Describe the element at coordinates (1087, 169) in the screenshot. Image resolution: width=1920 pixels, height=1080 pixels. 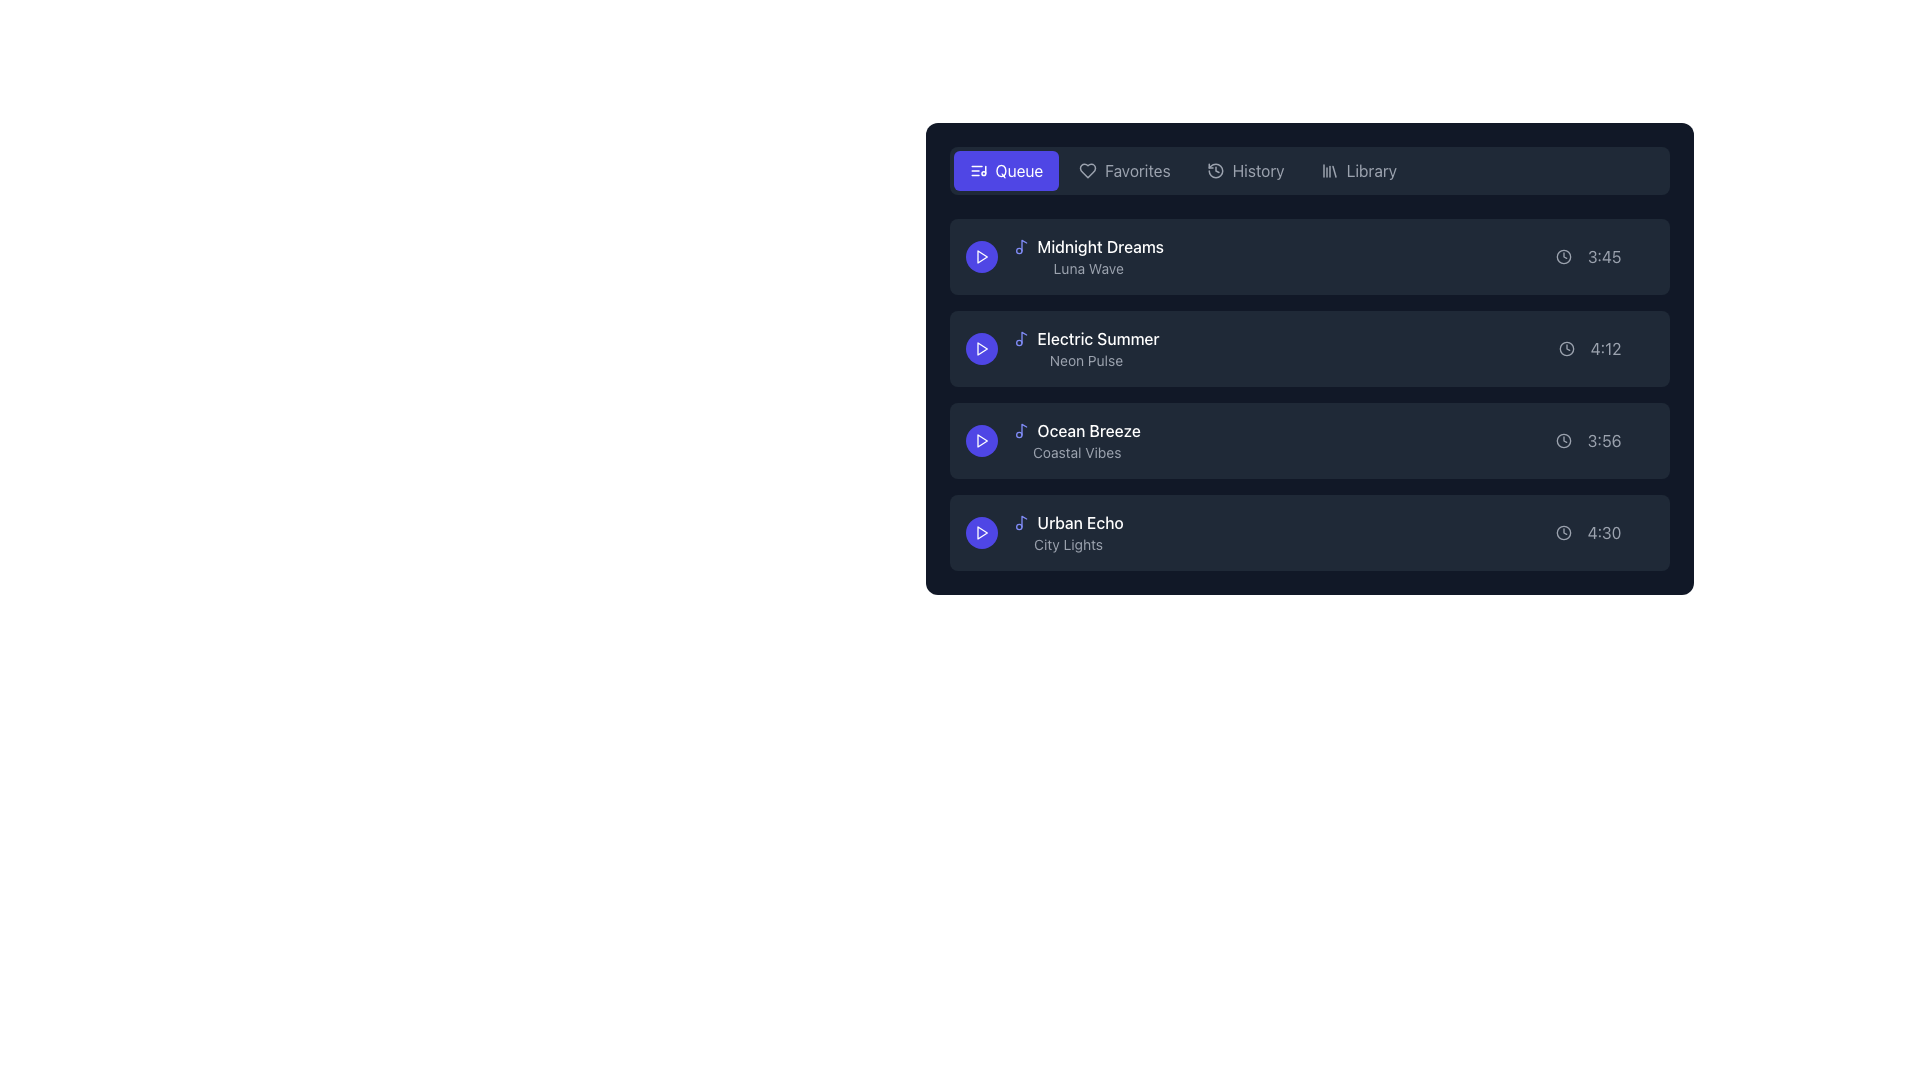
I see `the heart-shaped icon in the Favorites section of the navigation bar` at that location.